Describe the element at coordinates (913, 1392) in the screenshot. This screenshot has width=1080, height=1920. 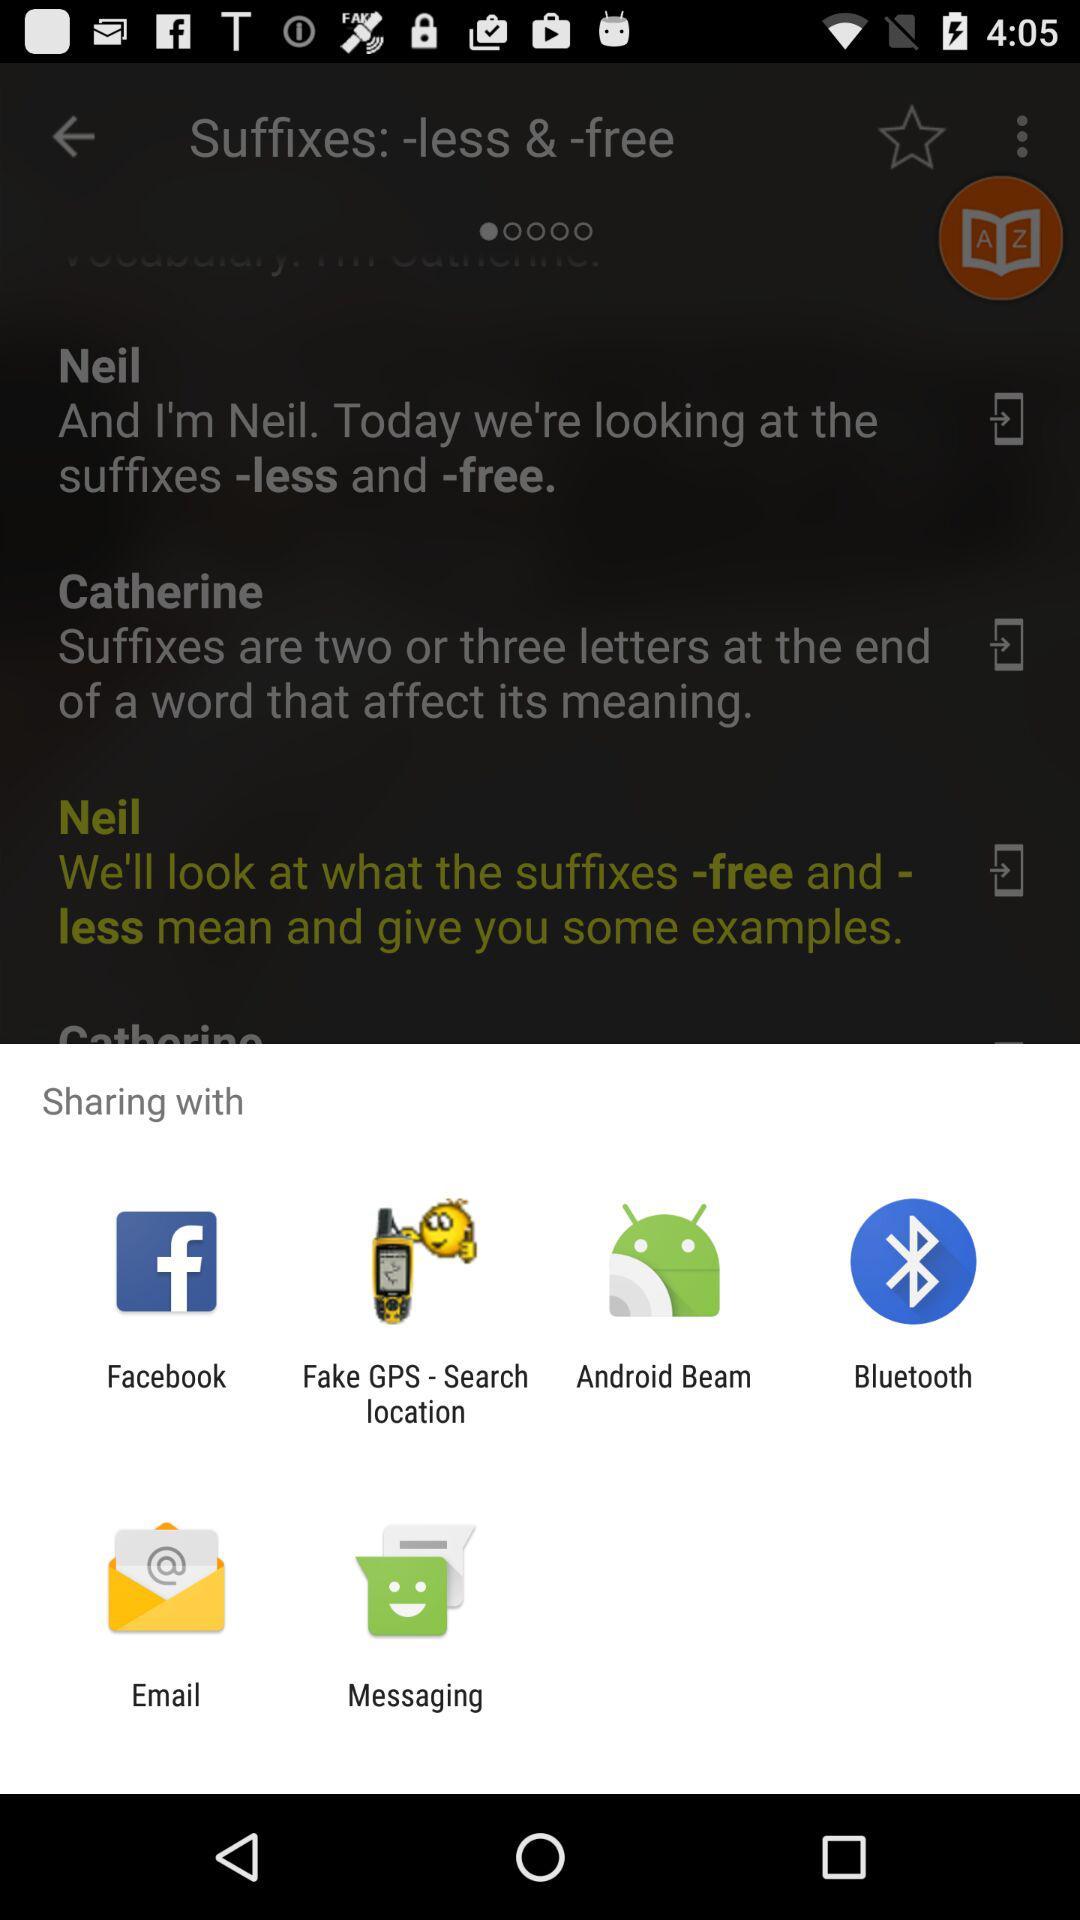
I see `the app at the bottom right corner` at that location.